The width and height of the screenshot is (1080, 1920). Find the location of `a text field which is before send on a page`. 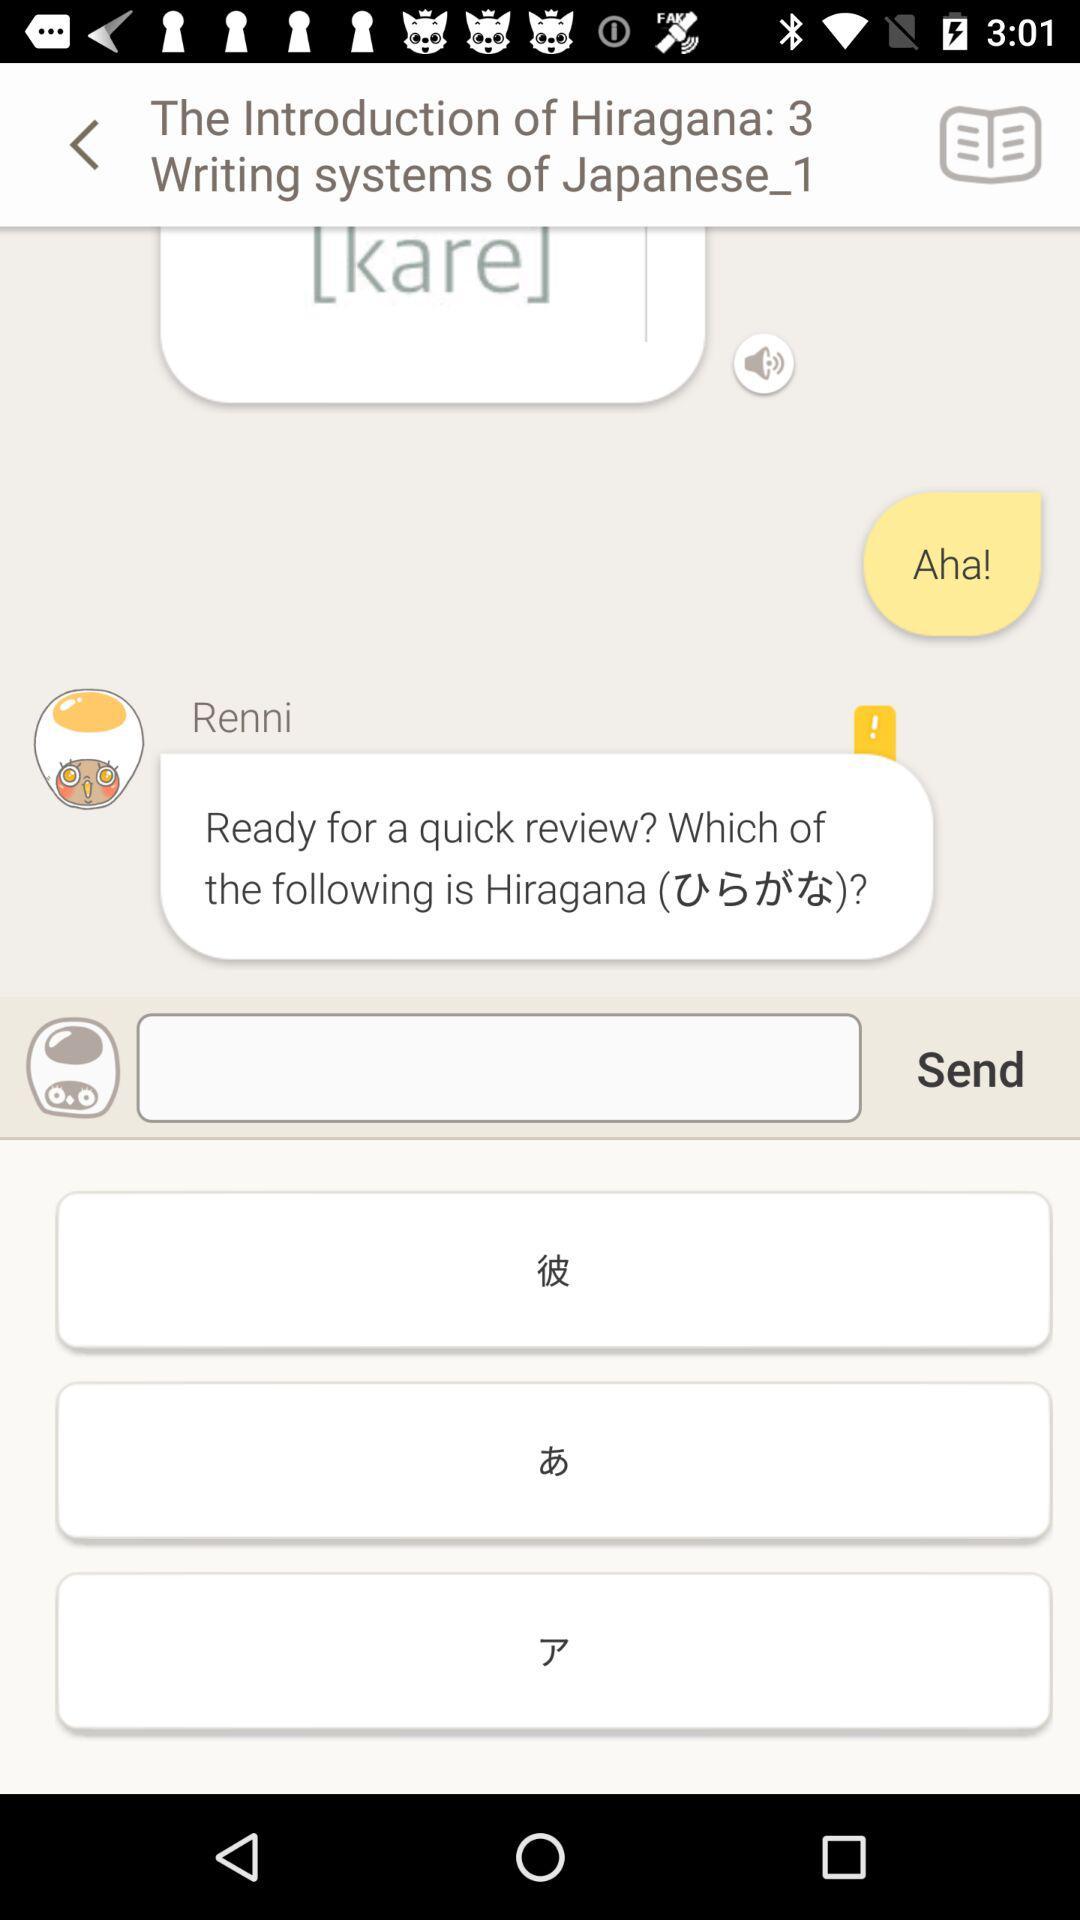

a text field which is before send on a page is located at coordinates (498, 1067).